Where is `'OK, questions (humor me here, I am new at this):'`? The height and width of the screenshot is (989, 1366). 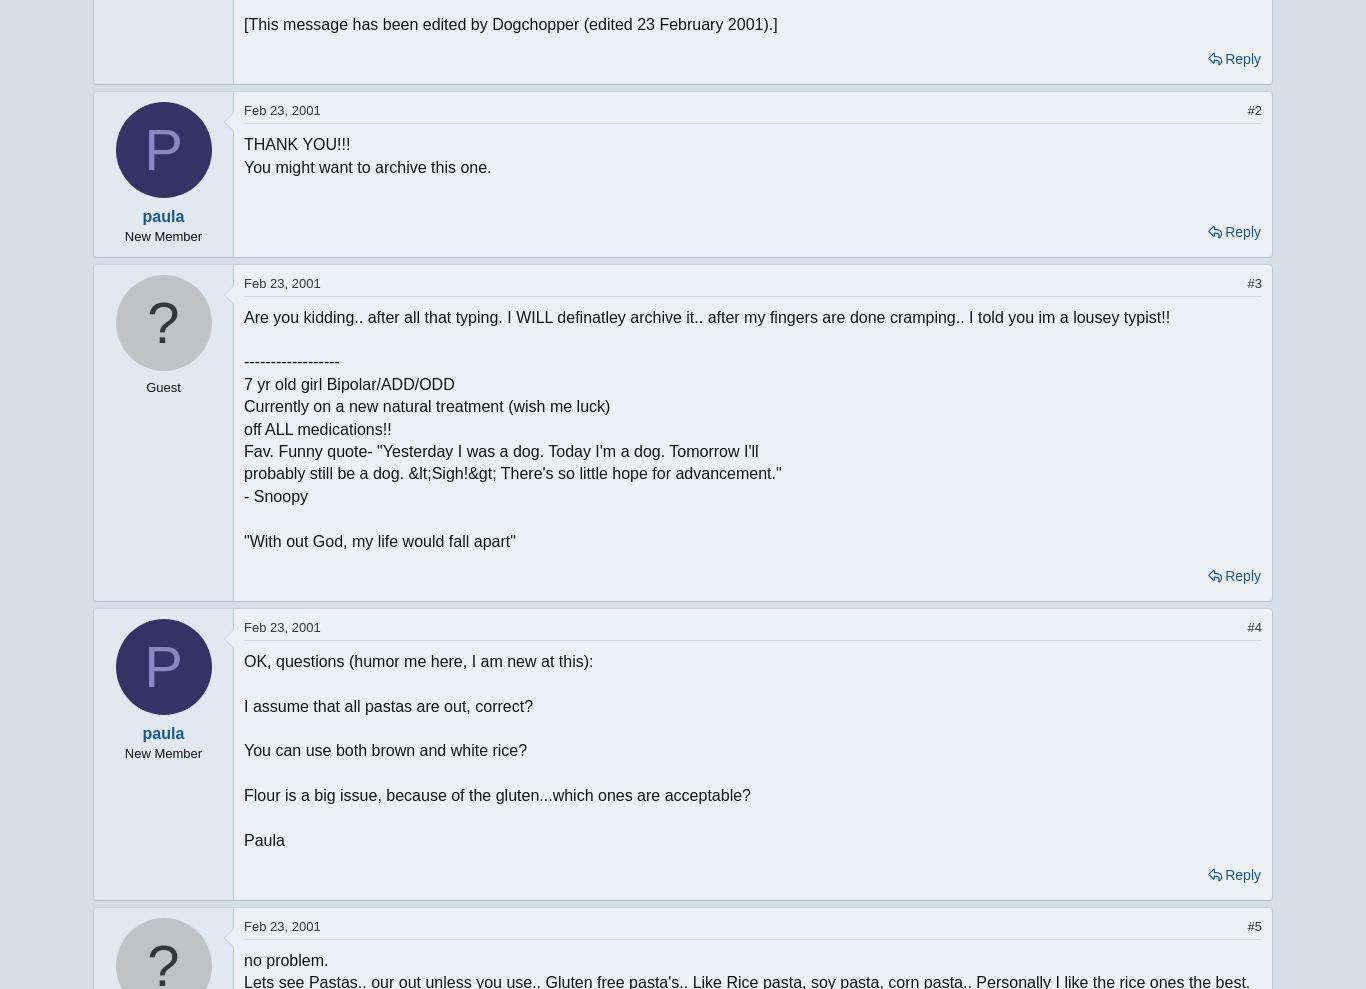 'OK, questions (humor me here, I am new at this):' is located at coordinates (243, 659).